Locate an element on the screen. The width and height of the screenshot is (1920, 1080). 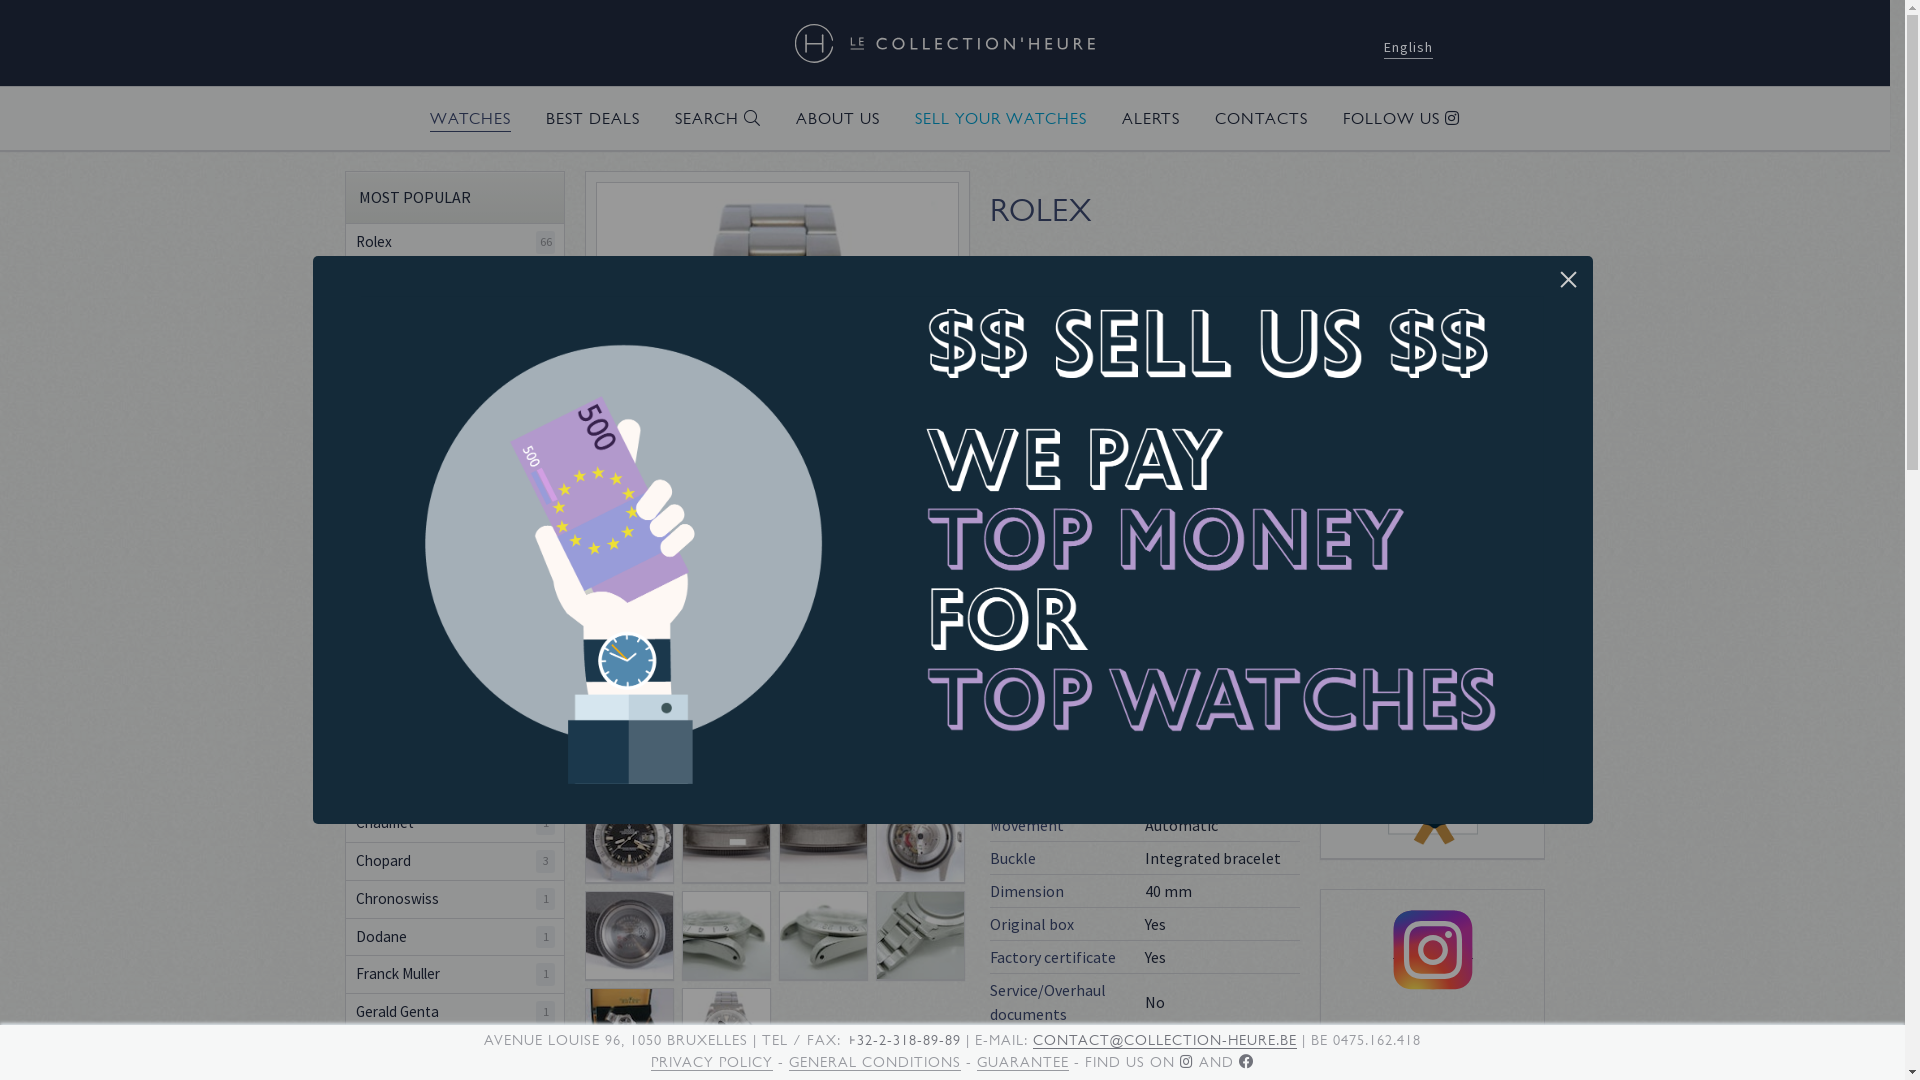
'CONTACT@COLLECTION-HEURE.BE' is located at coordinates (1165, 1039).